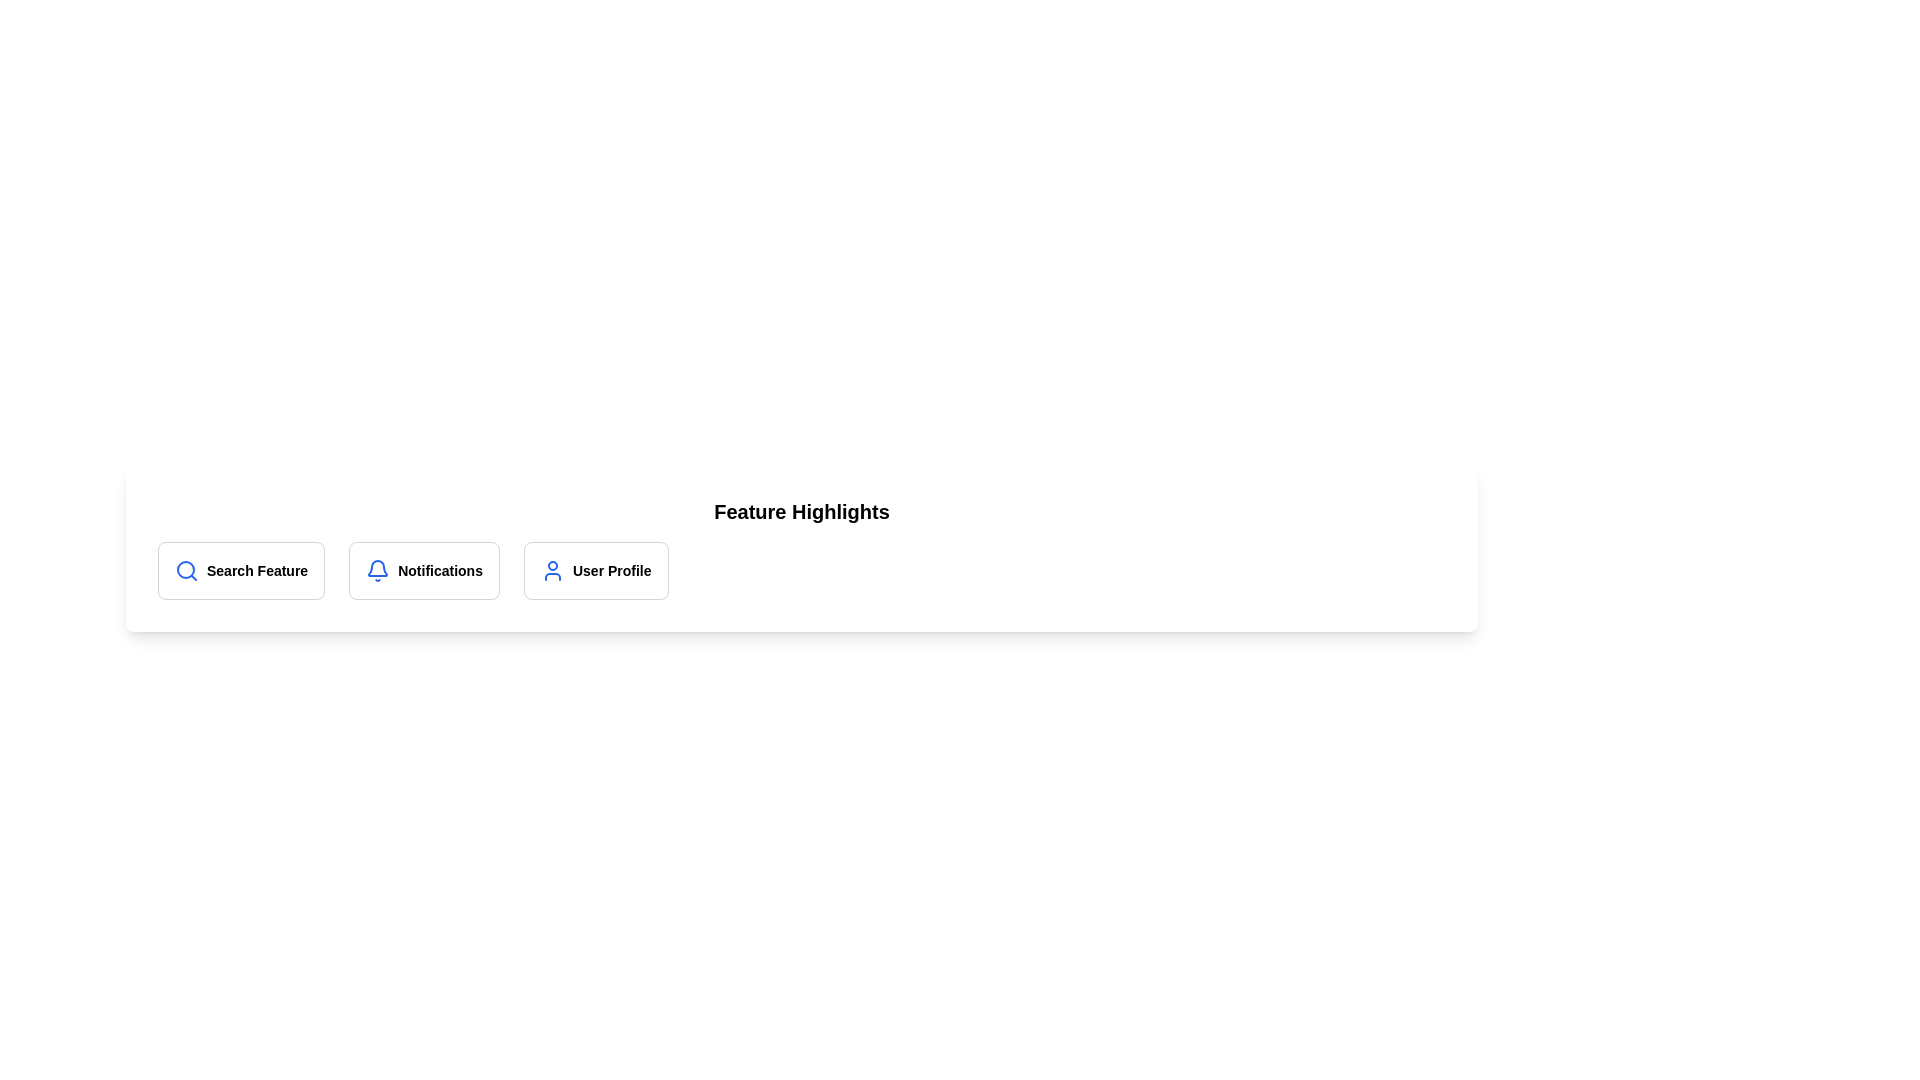 This screenshot has height=1080, width=1920. What do you see at coordinates (240, 570) in the screenshot?
I see `the chip corresponding to Search Feature` at bounding box center [240, 570].